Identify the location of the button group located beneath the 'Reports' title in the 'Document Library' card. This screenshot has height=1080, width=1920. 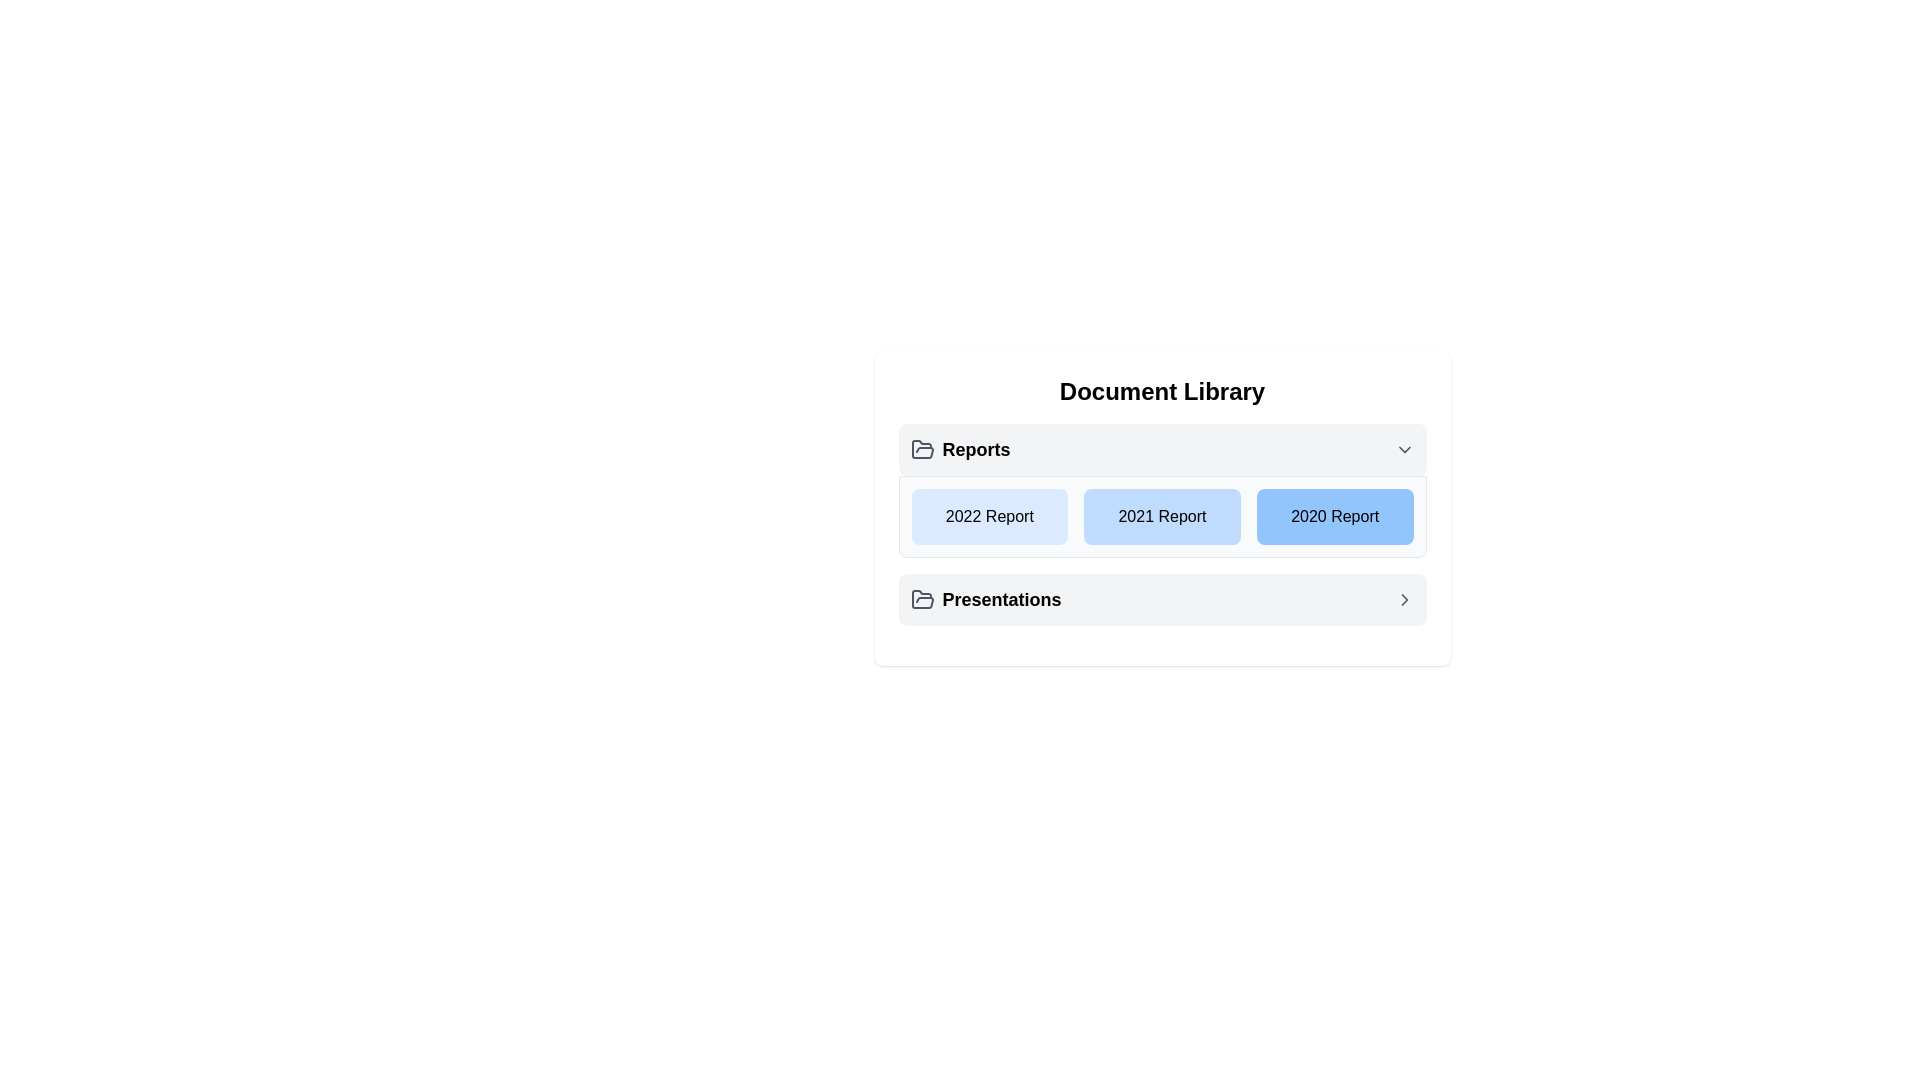
(1162, 515).